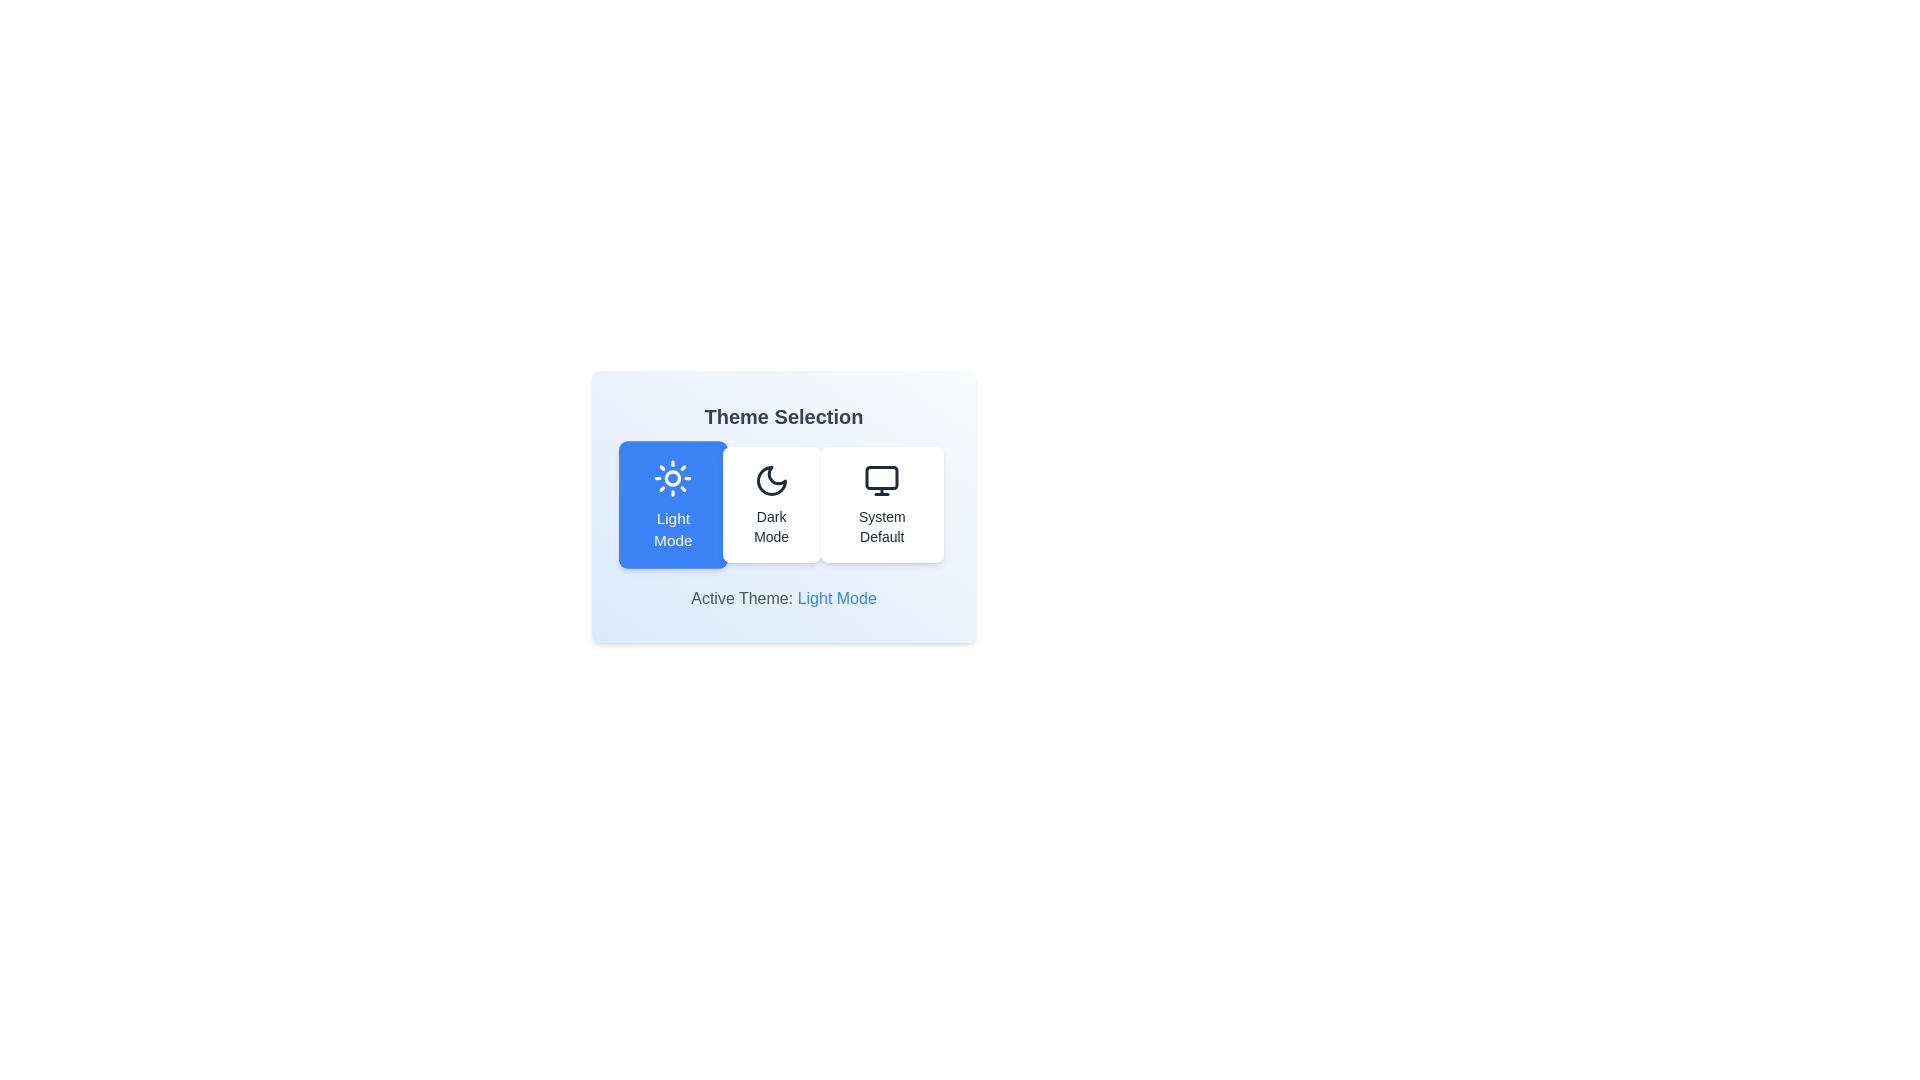  Describe the element at coordinates (881, 504) in the screenshot. I see `the System Default button to see its hover effect` at that location.